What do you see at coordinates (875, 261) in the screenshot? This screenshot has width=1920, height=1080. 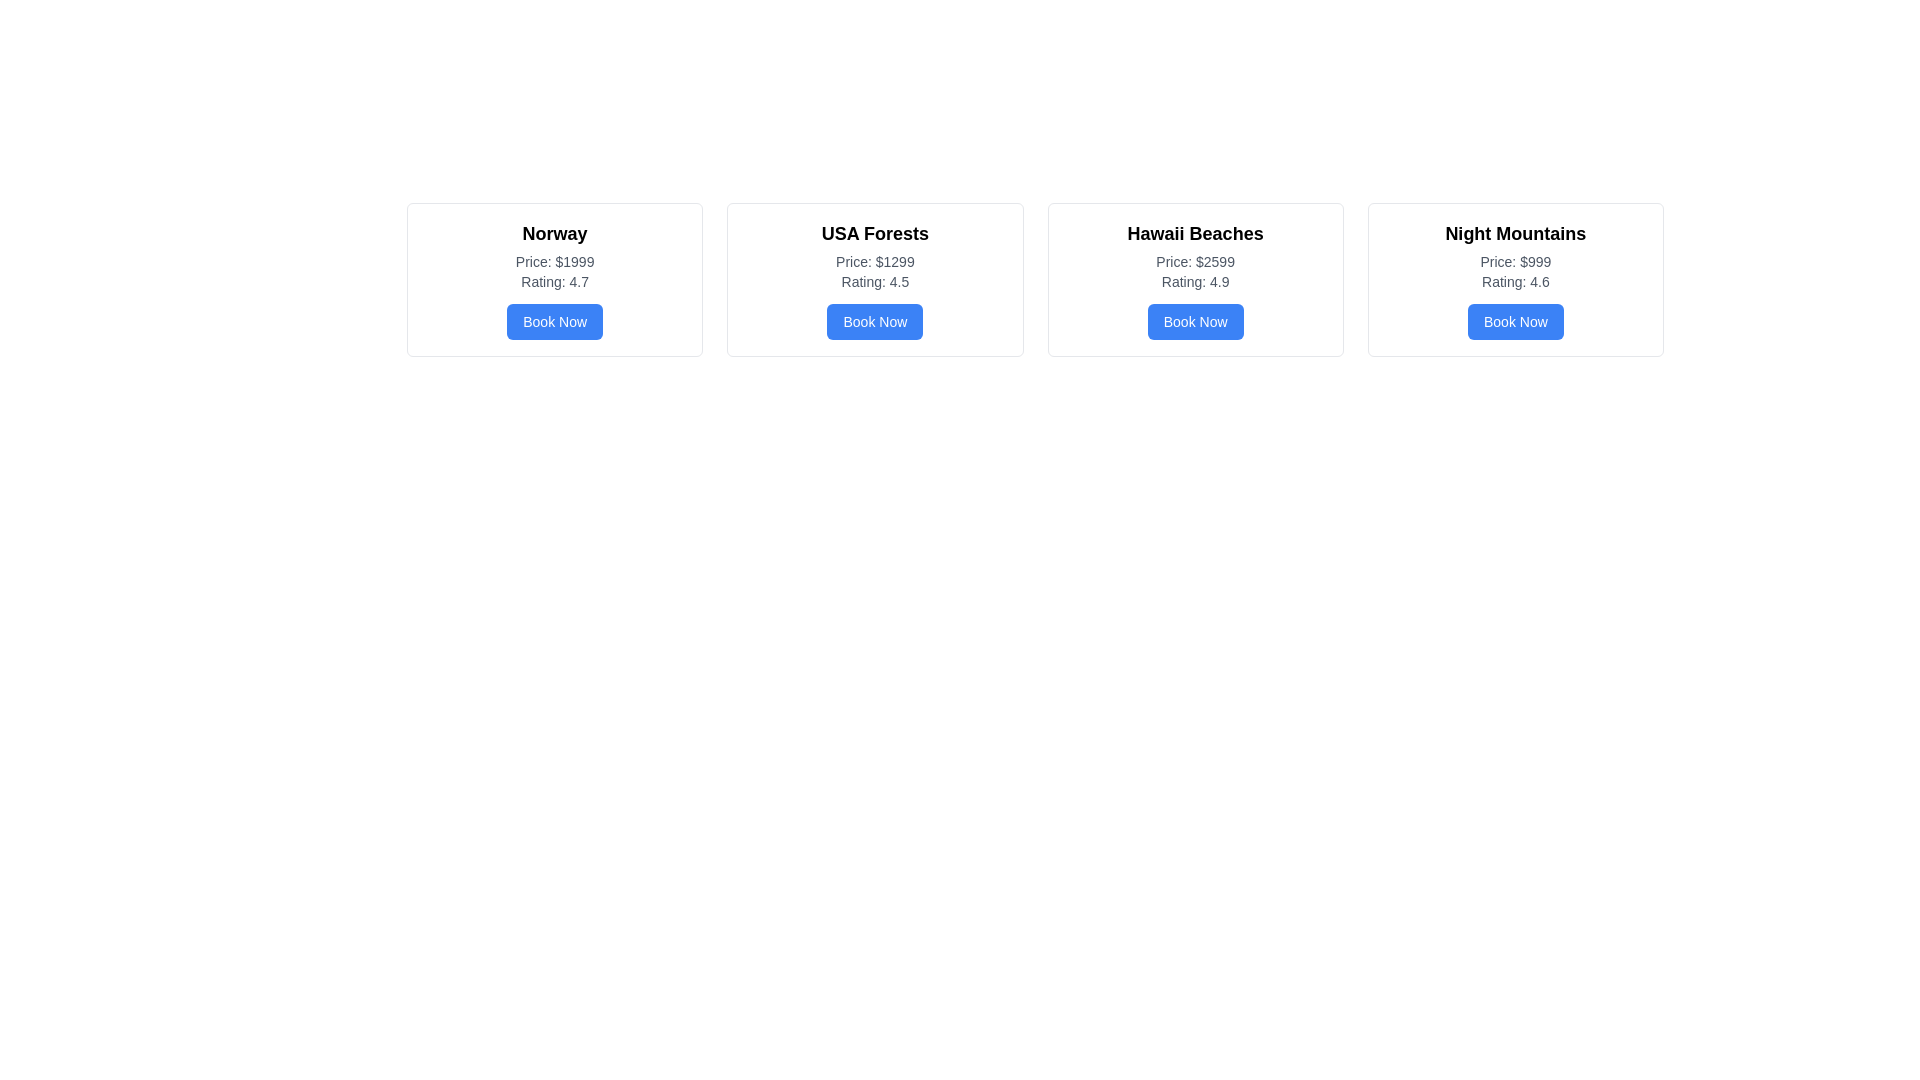 I see `the static text label indicating the price information for the 'USA Forests' item, which is positioned below the title and above the rating text` at bounding box center [875, 261].